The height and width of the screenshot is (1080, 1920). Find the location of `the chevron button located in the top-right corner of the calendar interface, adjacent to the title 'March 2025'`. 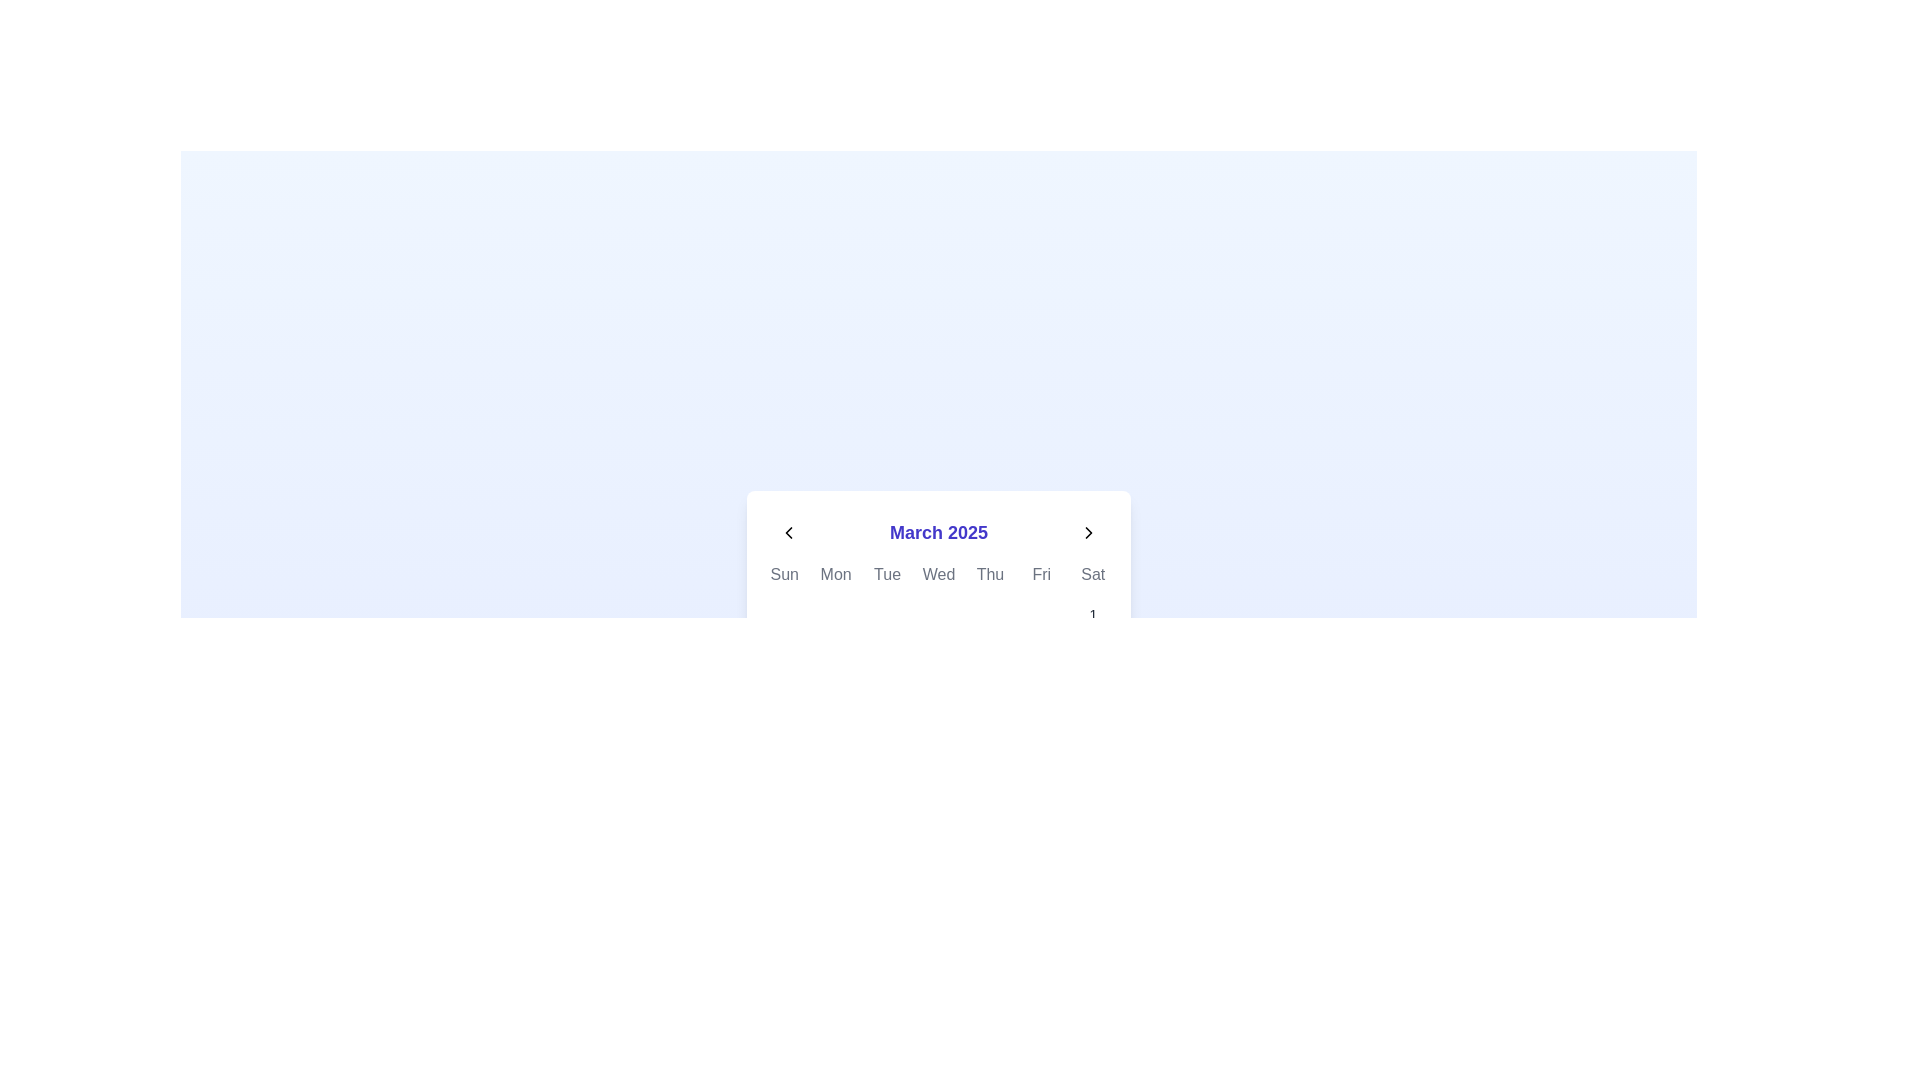

the chevron button located in the top-right corner of the calendar interface, adjacent to the title 'March 2025' is located at coordinates (1088, 531).